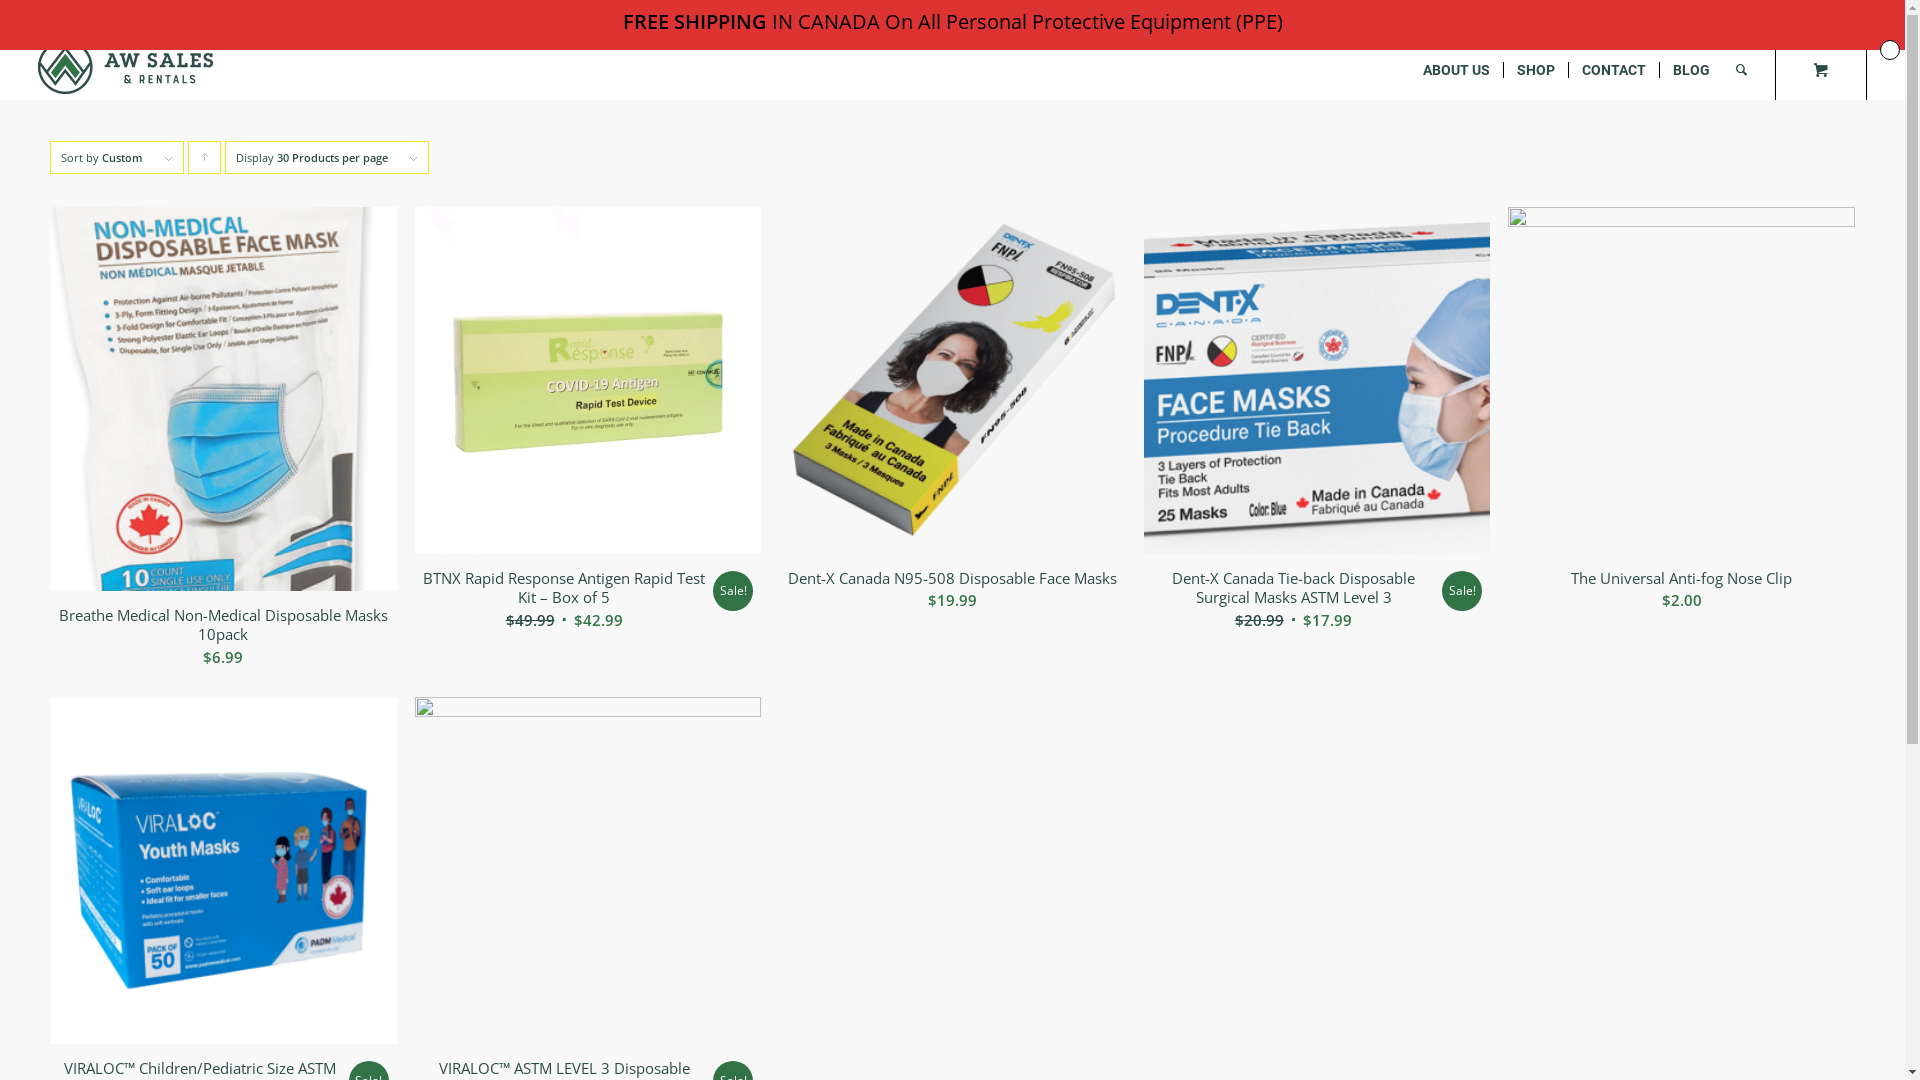 This screenshot has width=1920, height=1080. I want to click on 'ABOUT US', so click(1456, 68).